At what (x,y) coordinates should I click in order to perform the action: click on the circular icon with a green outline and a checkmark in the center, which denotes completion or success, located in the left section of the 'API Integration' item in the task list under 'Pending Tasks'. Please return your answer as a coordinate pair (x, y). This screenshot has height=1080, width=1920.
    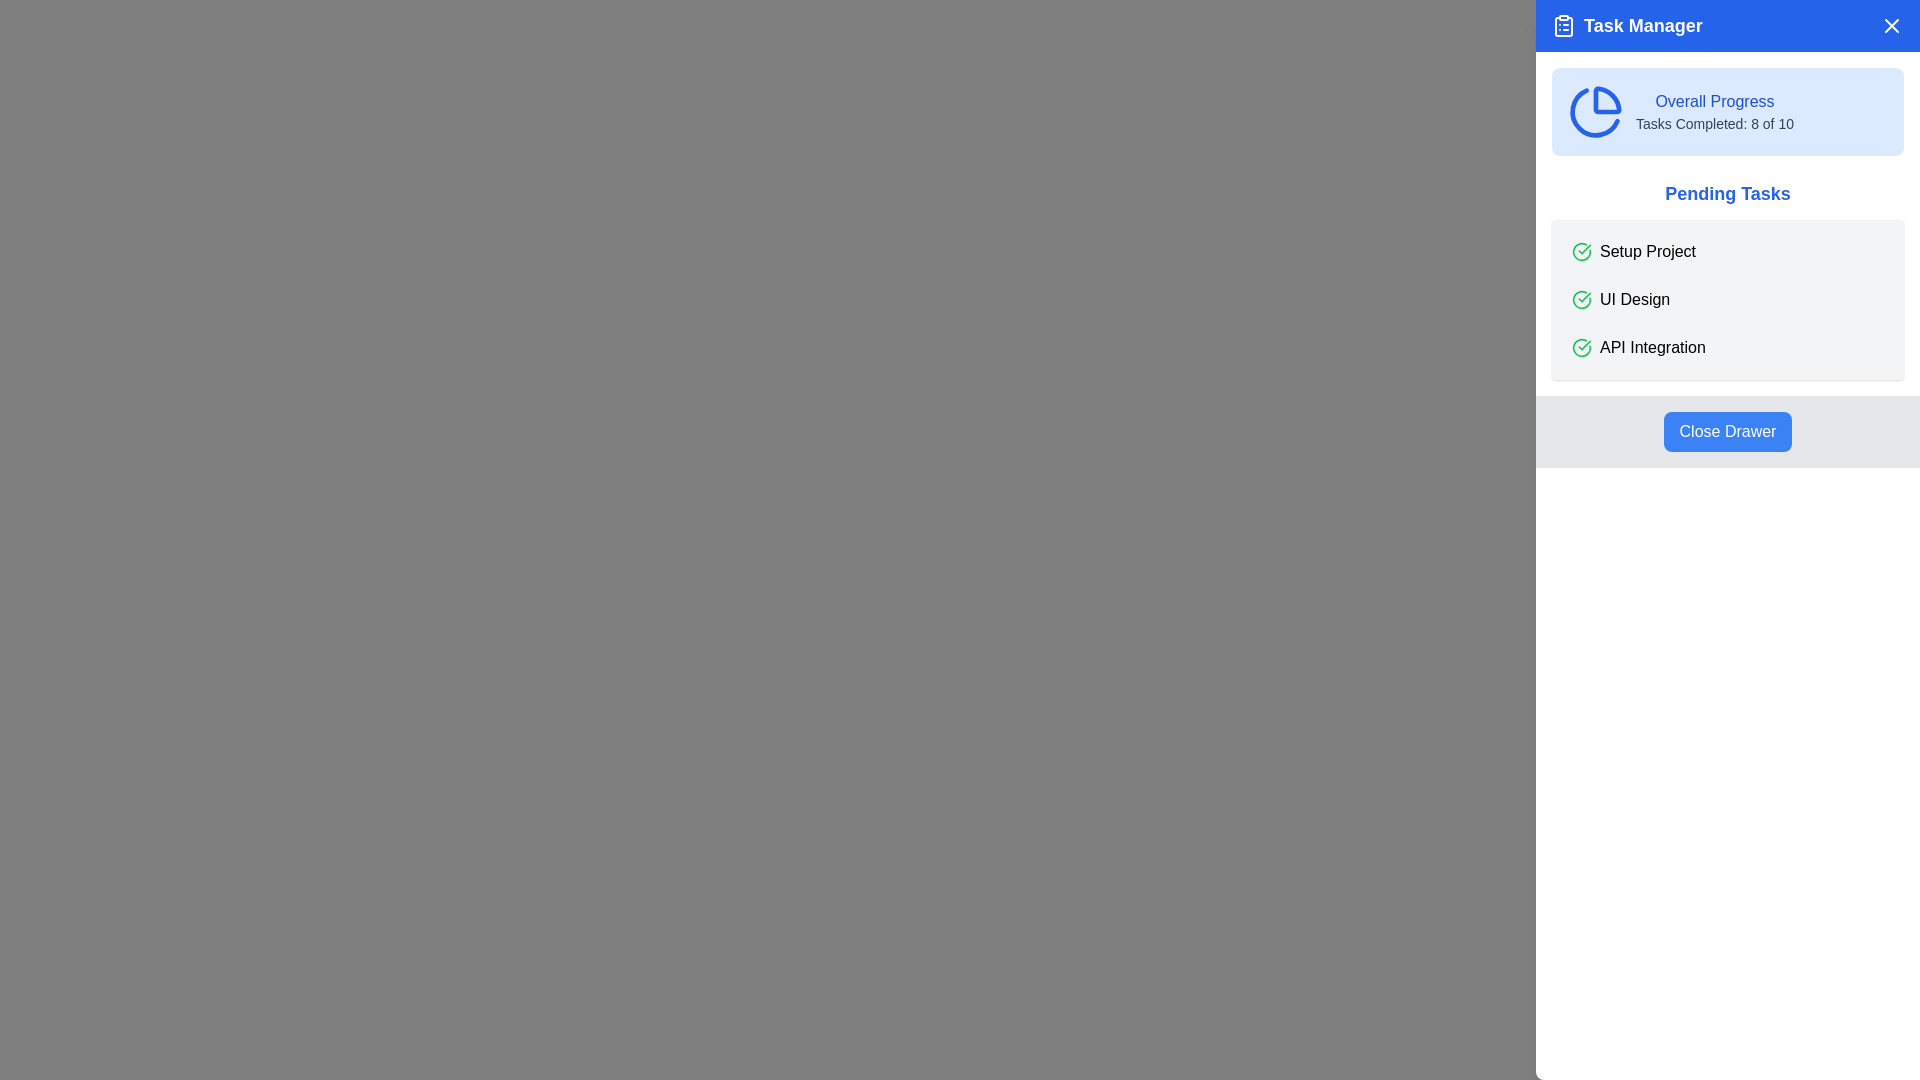
    Looking at the image, I should click on (1581, 346).